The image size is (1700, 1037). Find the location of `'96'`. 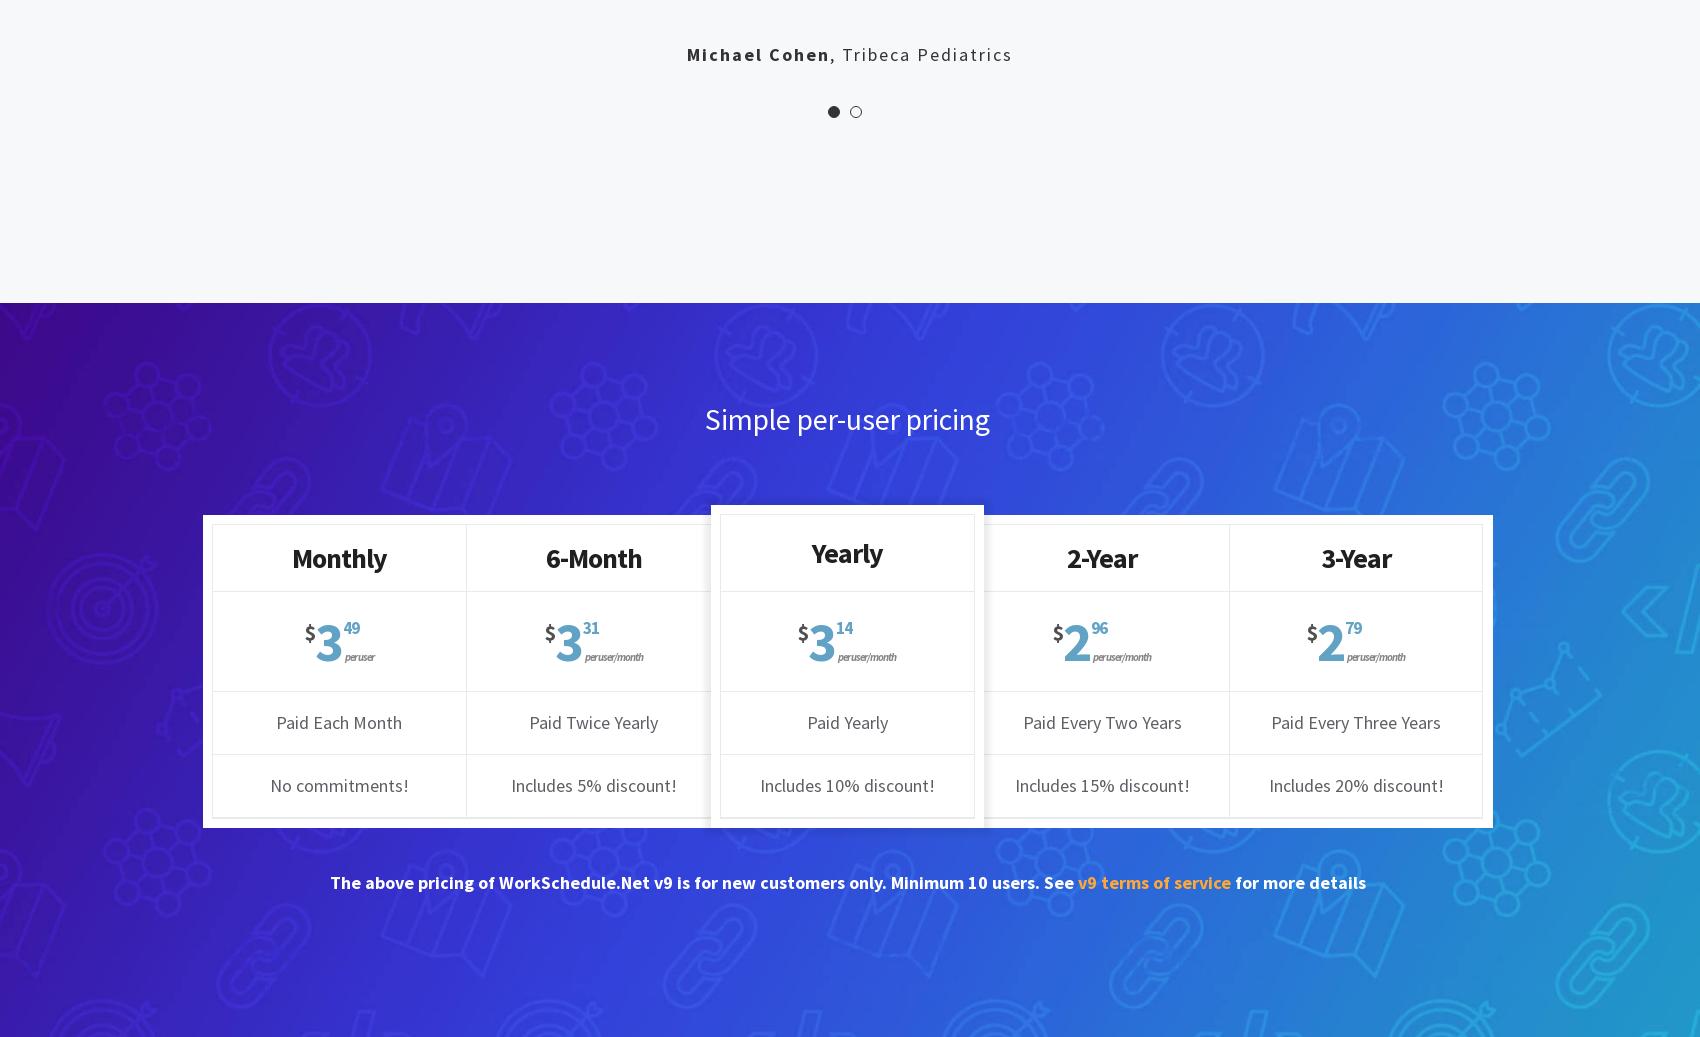

'96' is located at coordinates (1091, 628).